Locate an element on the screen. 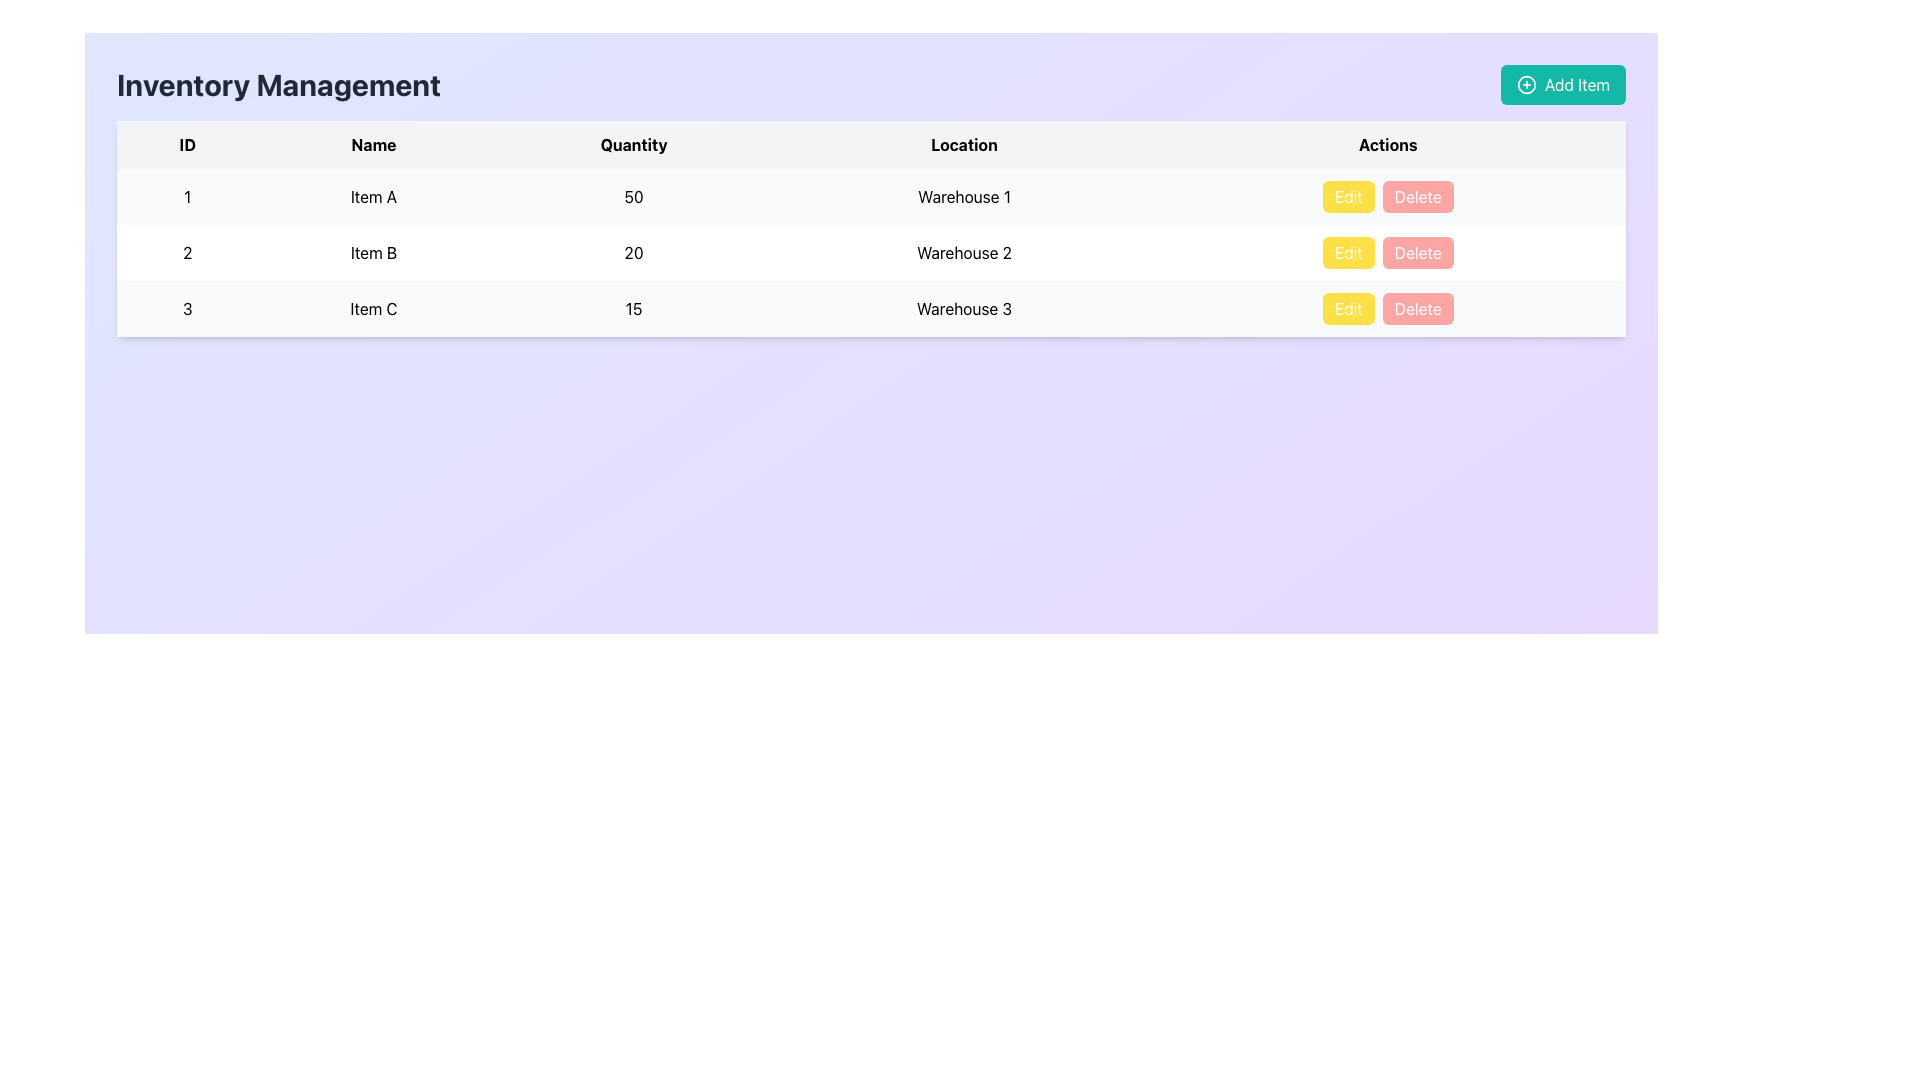  the circular icon with a plus symbol inside, located to the left of the 'Add Item' button in the top-right corner of the interface is located at coordinates (1525, 83).